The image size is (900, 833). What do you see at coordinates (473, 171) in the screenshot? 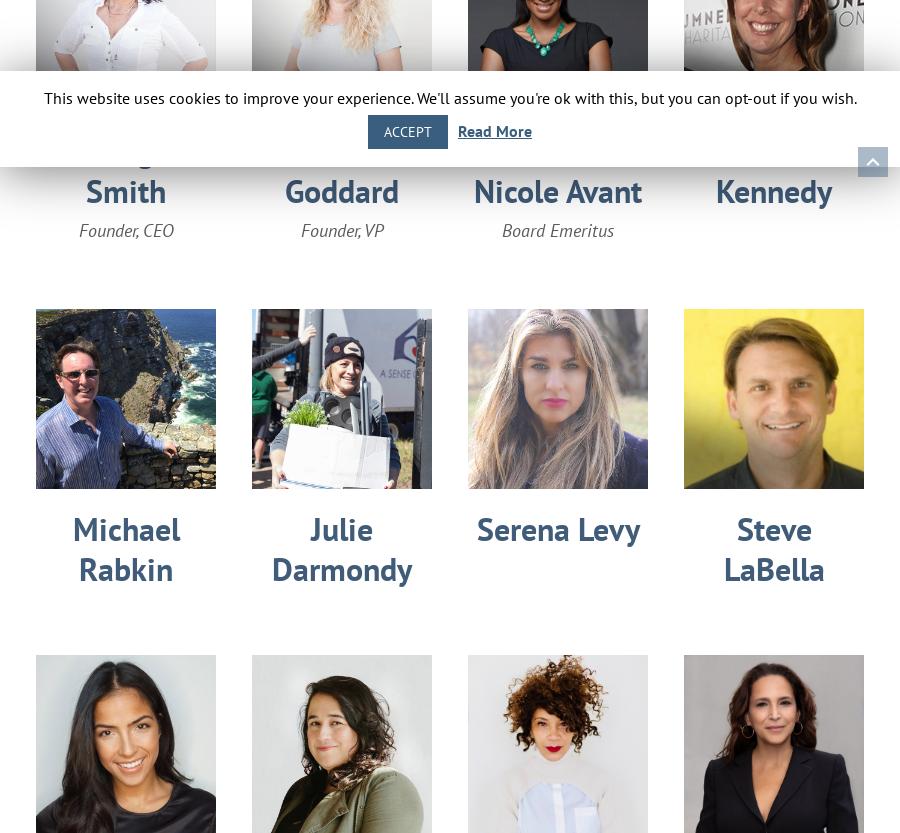
I see `'Ambassador Nicole Avant'` at bounding box center [473, 171].